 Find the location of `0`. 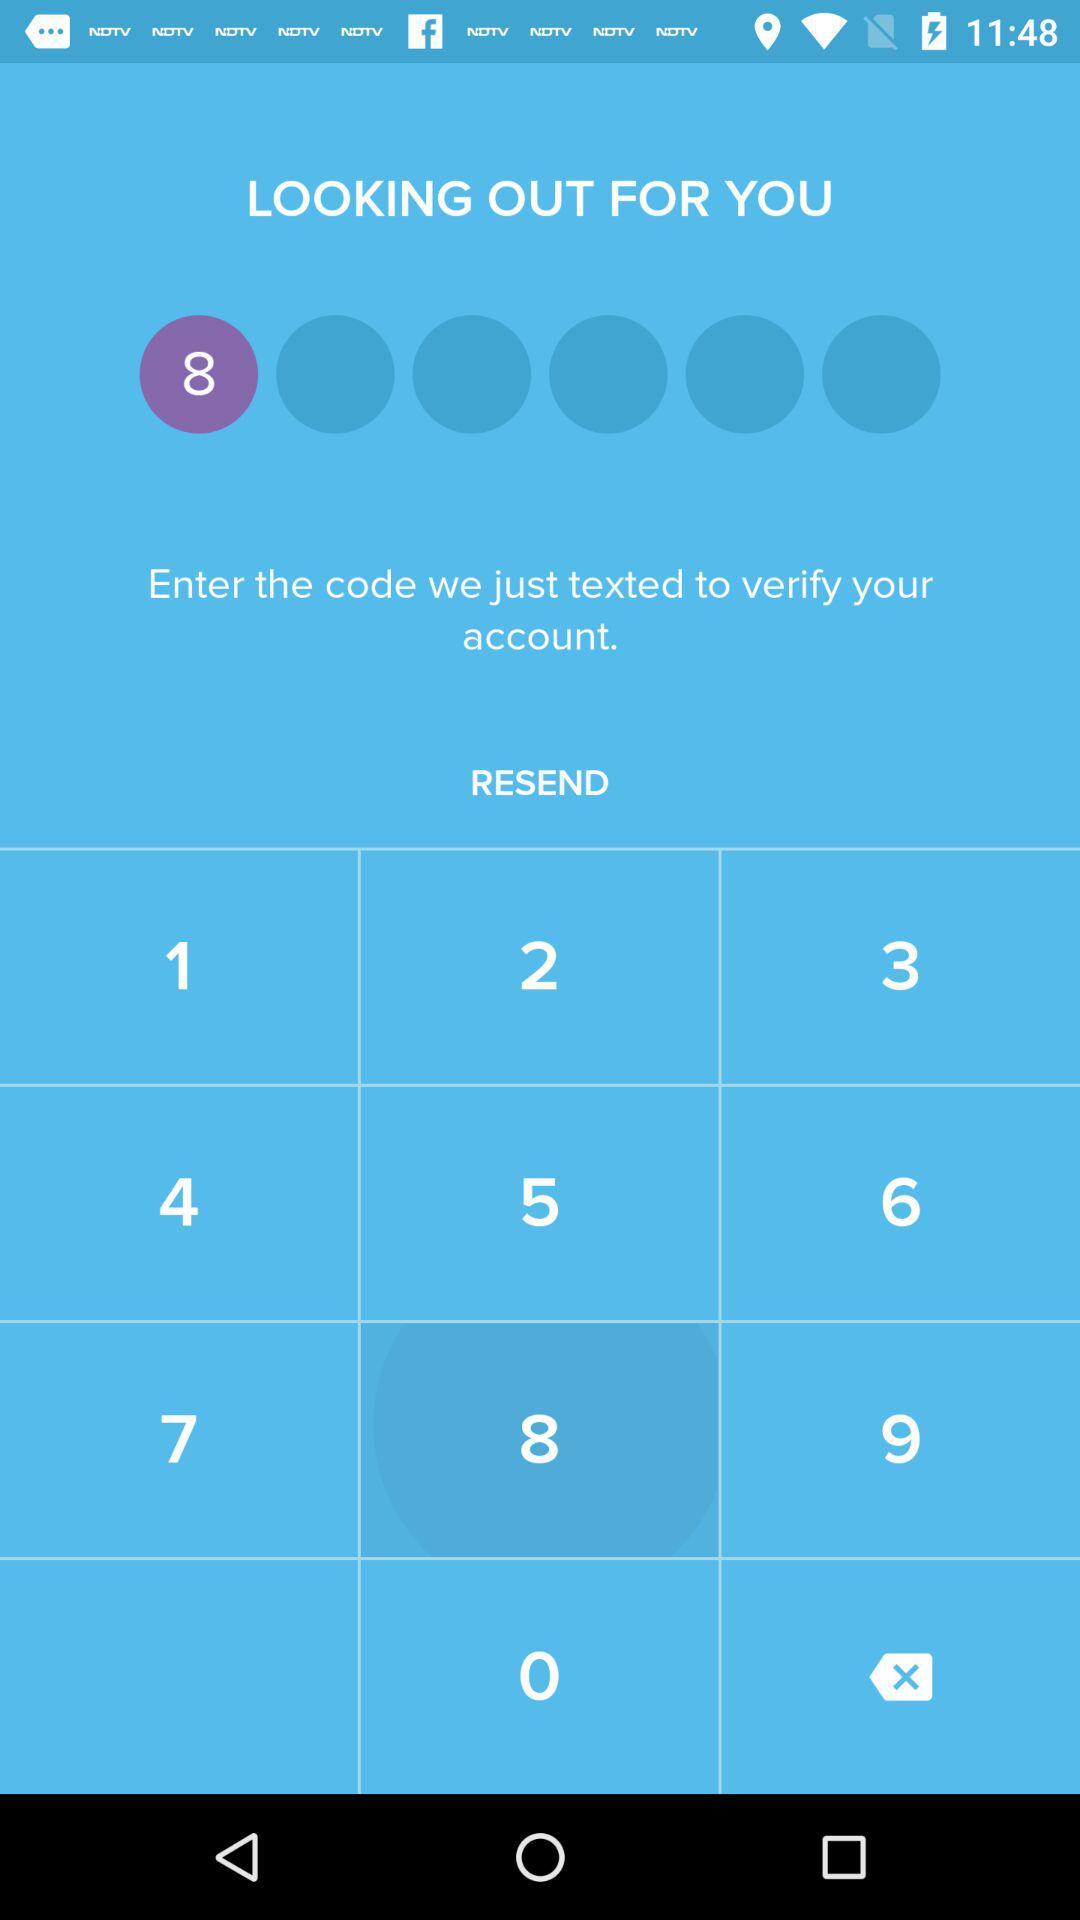

0 is located at coordinates (538, 1676).